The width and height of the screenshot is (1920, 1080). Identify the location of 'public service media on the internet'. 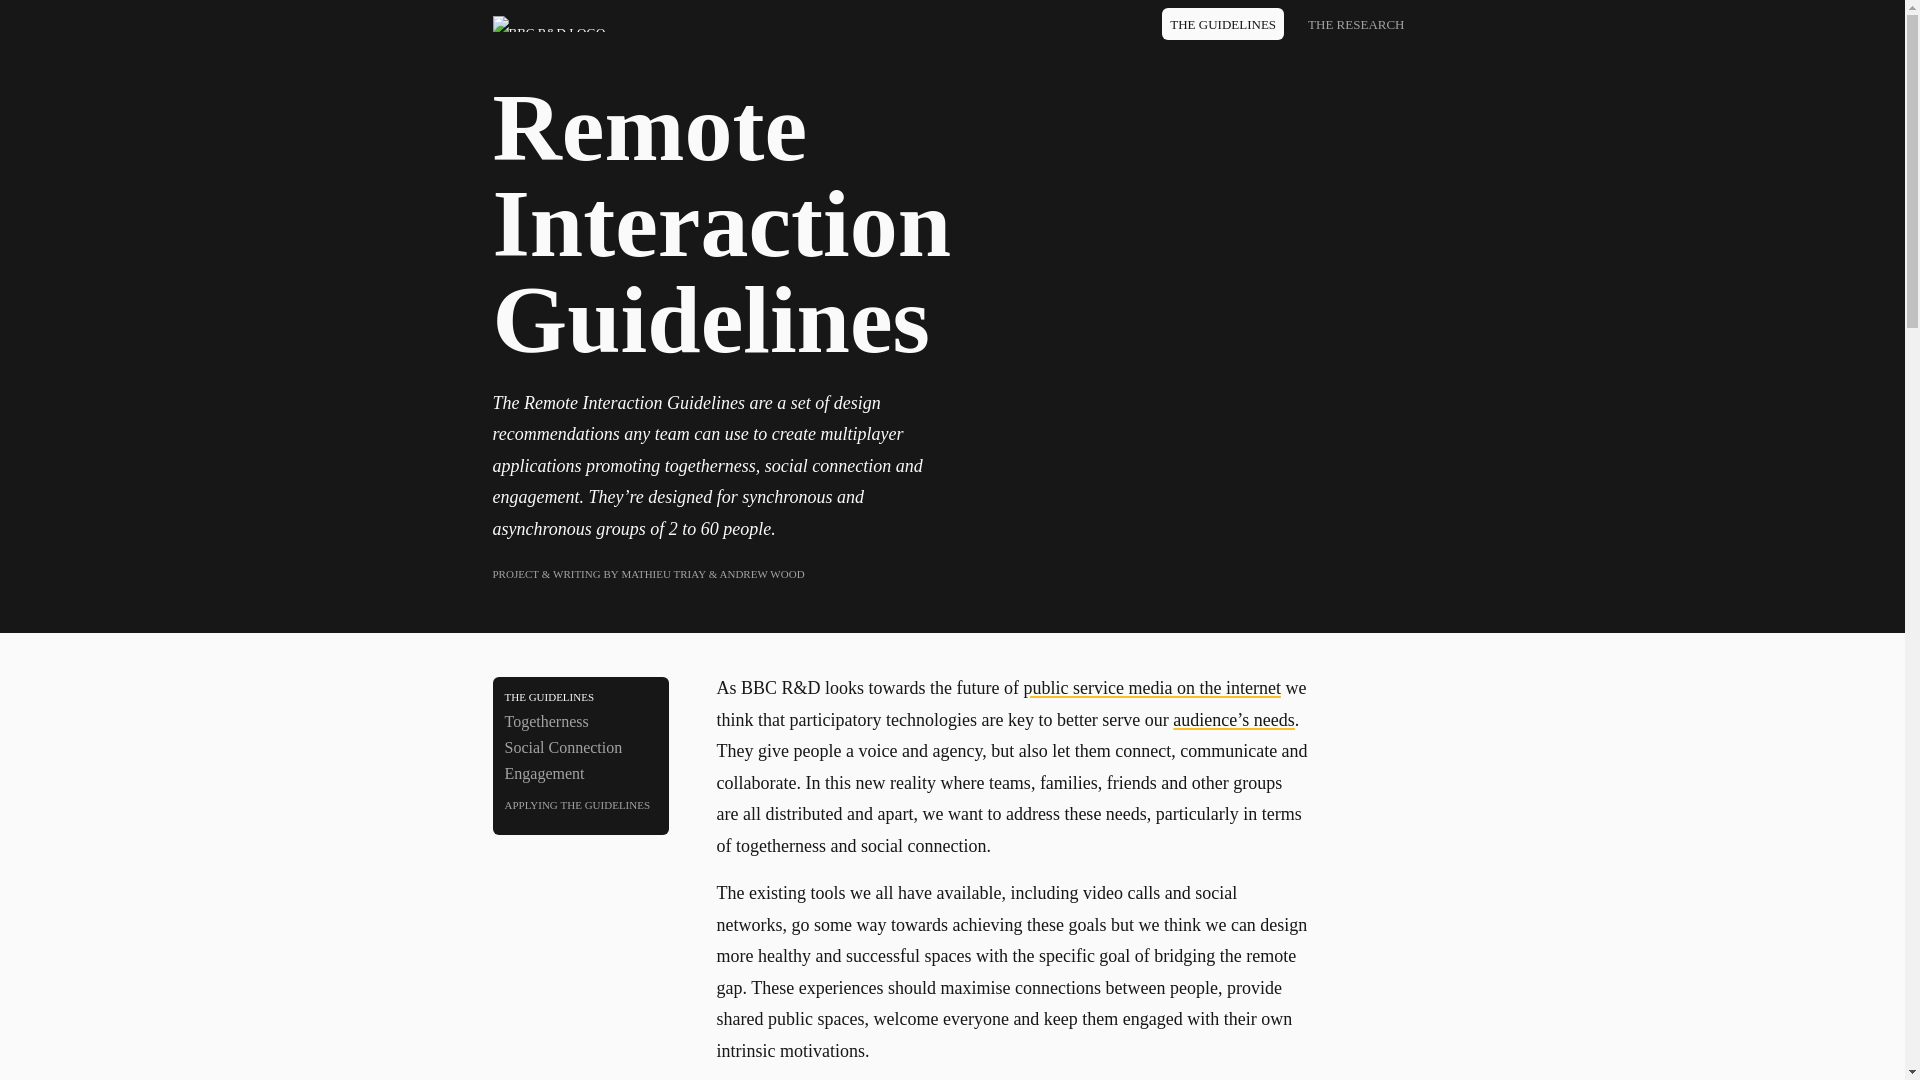
(1151, 686).